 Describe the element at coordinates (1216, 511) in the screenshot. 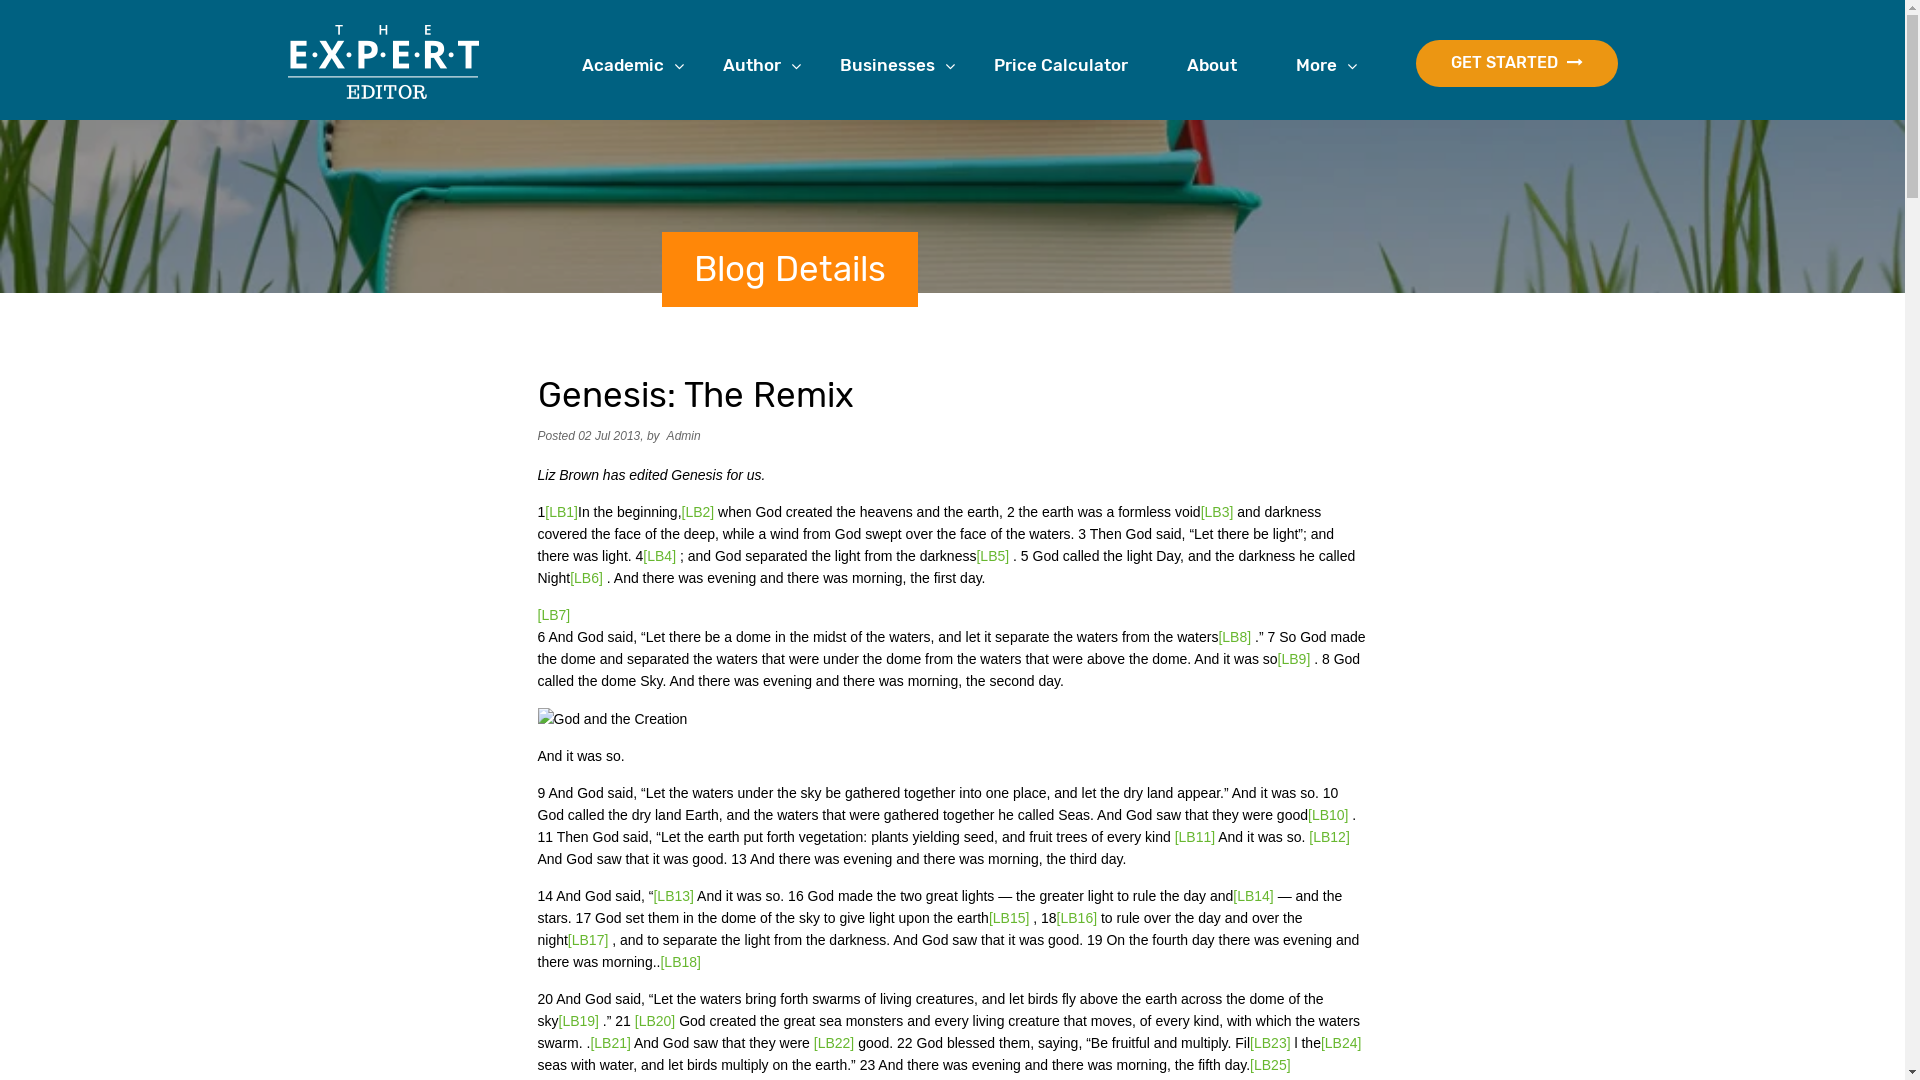

I see `'[LB3]'` at that location.